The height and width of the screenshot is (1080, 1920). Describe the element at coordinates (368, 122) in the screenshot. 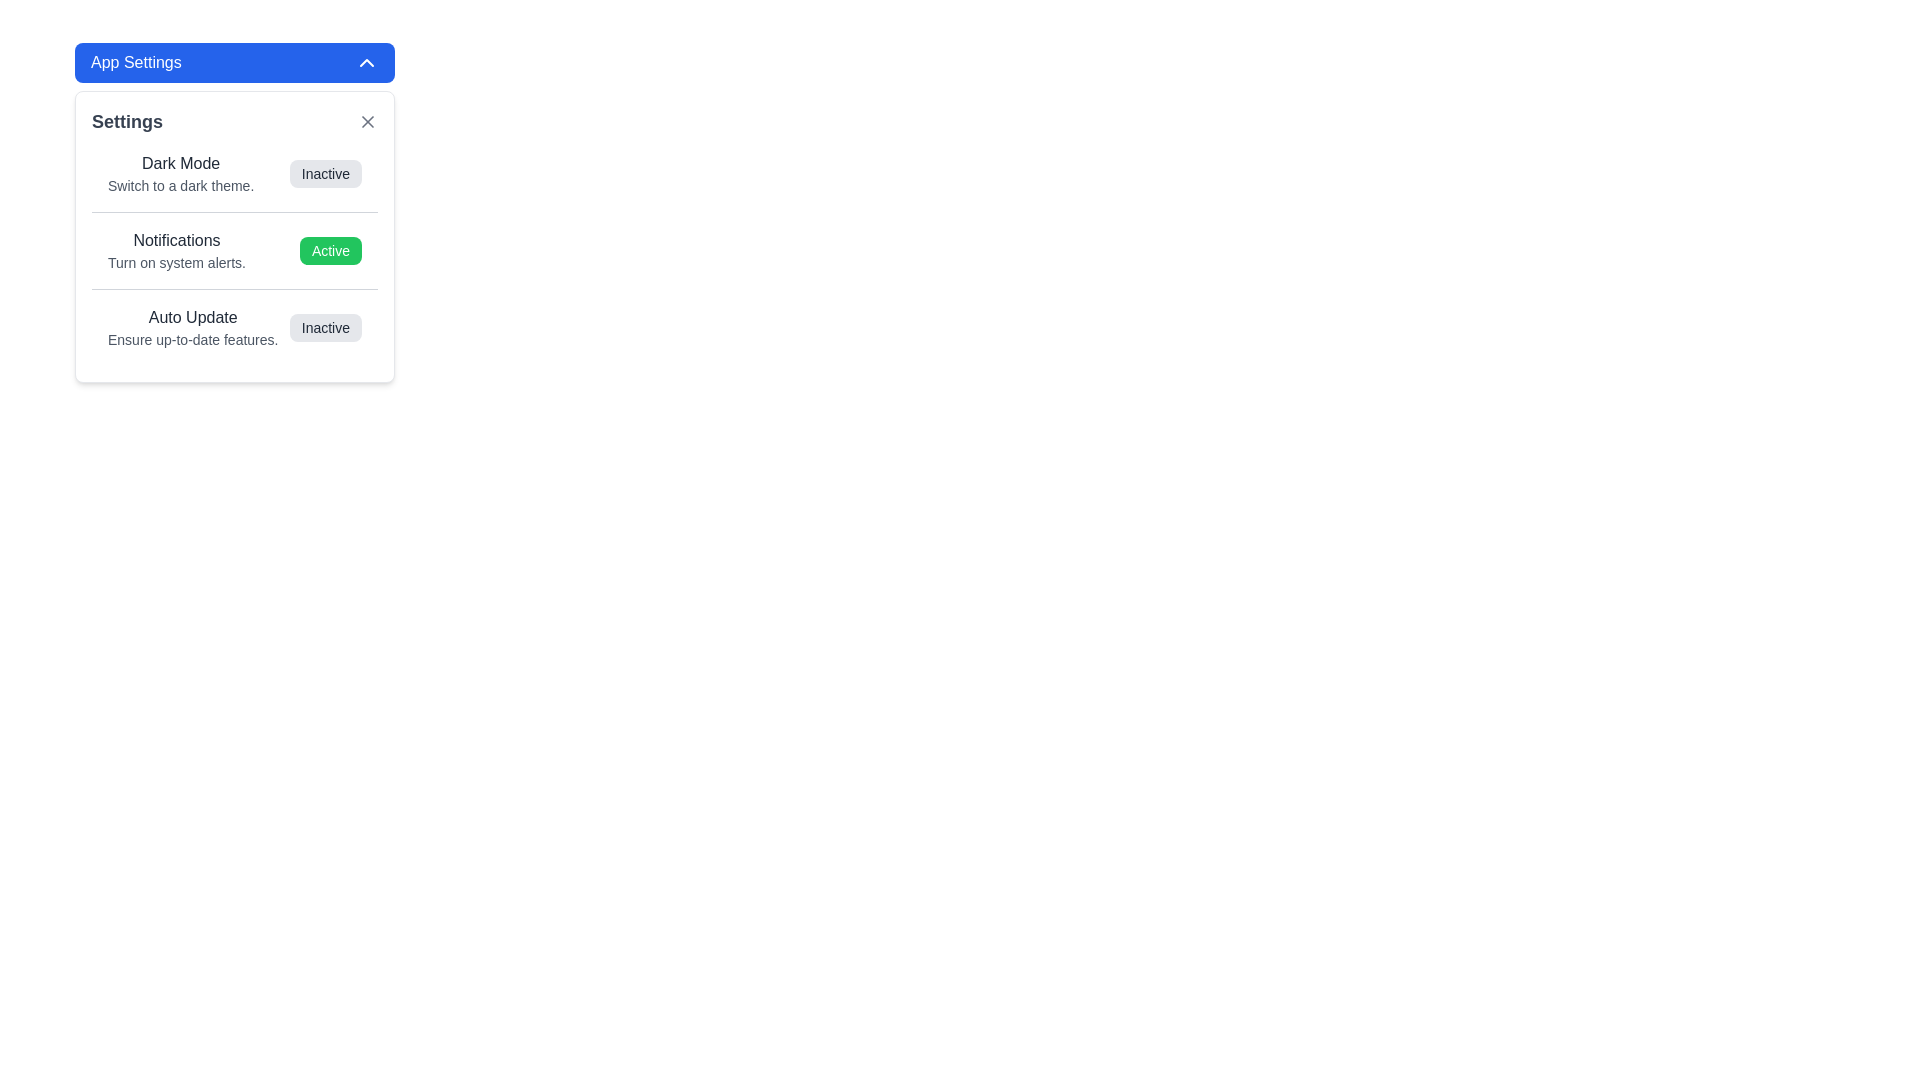

I see `the small gray 'X' button located in the top-right corner of the 'Settings' card` at that location.